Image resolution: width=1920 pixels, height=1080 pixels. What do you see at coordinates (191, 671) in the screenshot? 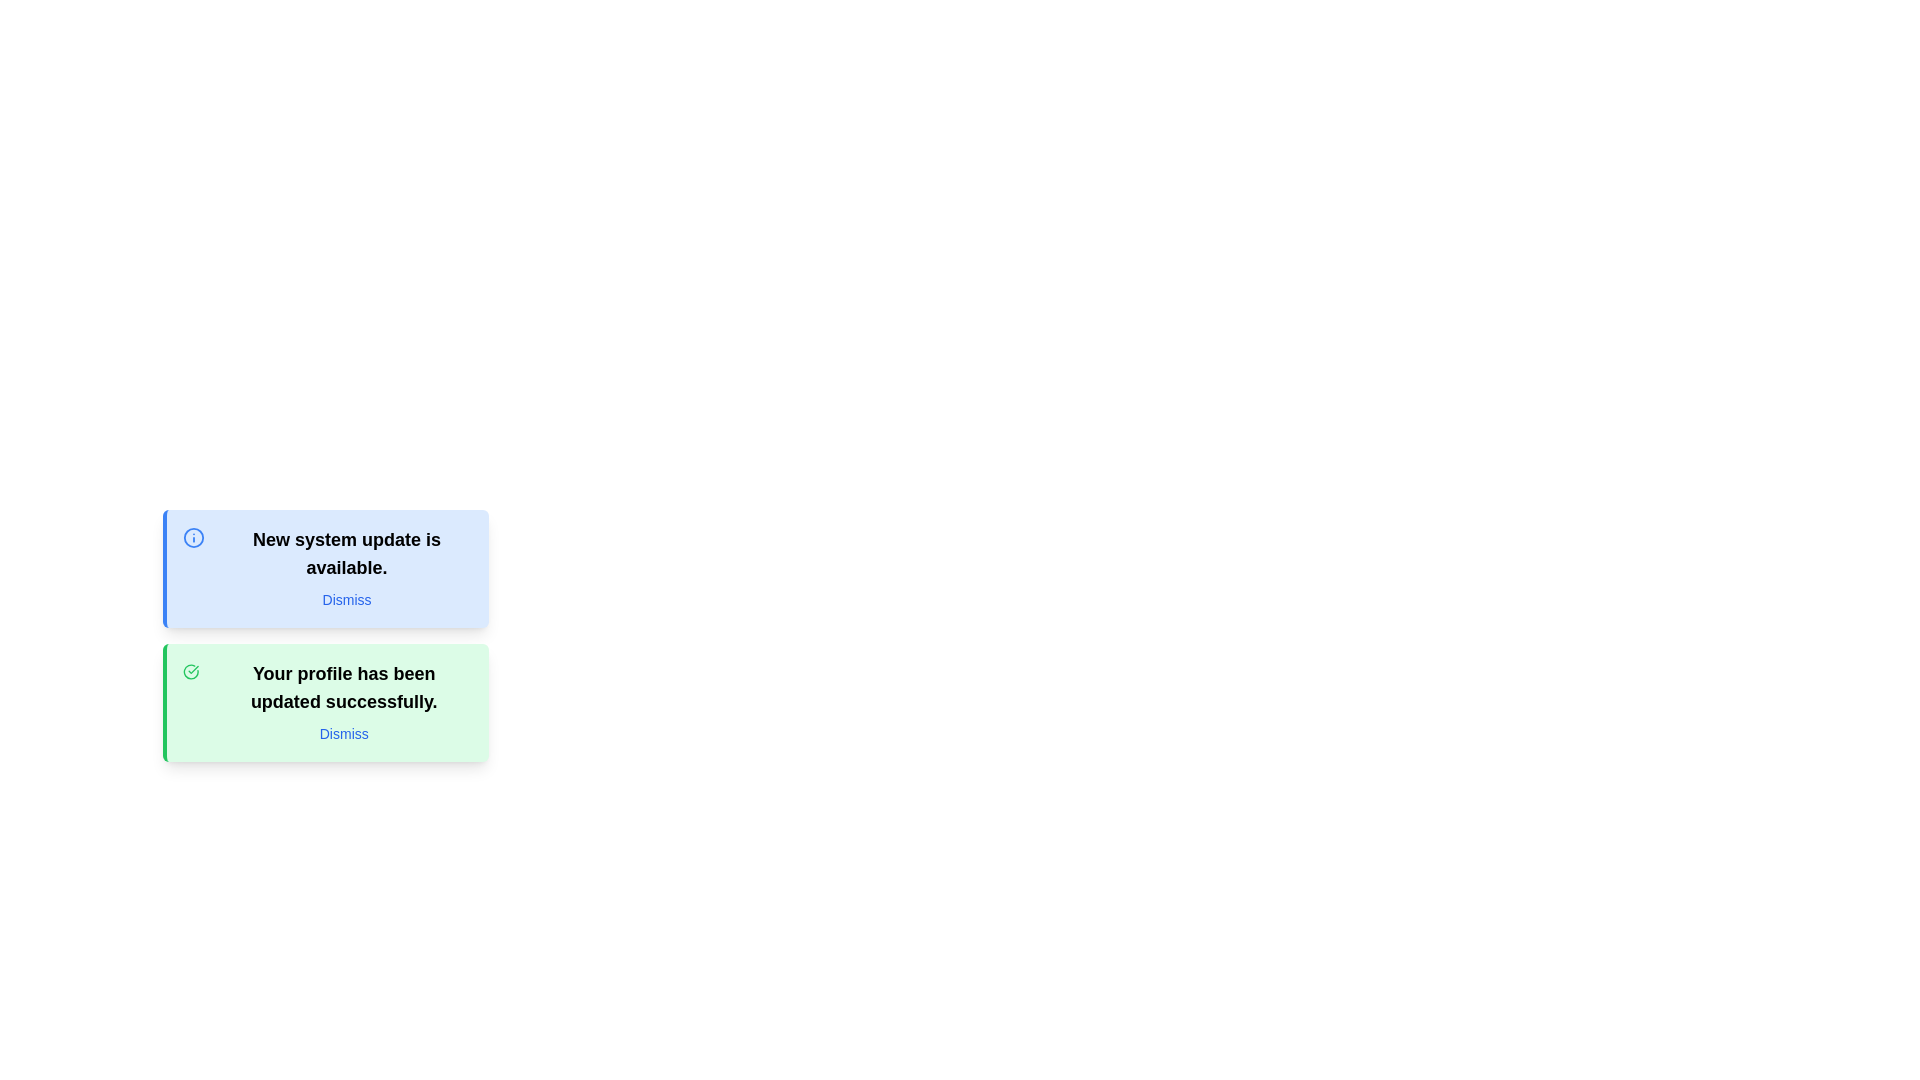
I see `the success confirmation icon located in the green notification box that indicates 'Your profile has been updated successfully.'` at bounding box center [191, 671].